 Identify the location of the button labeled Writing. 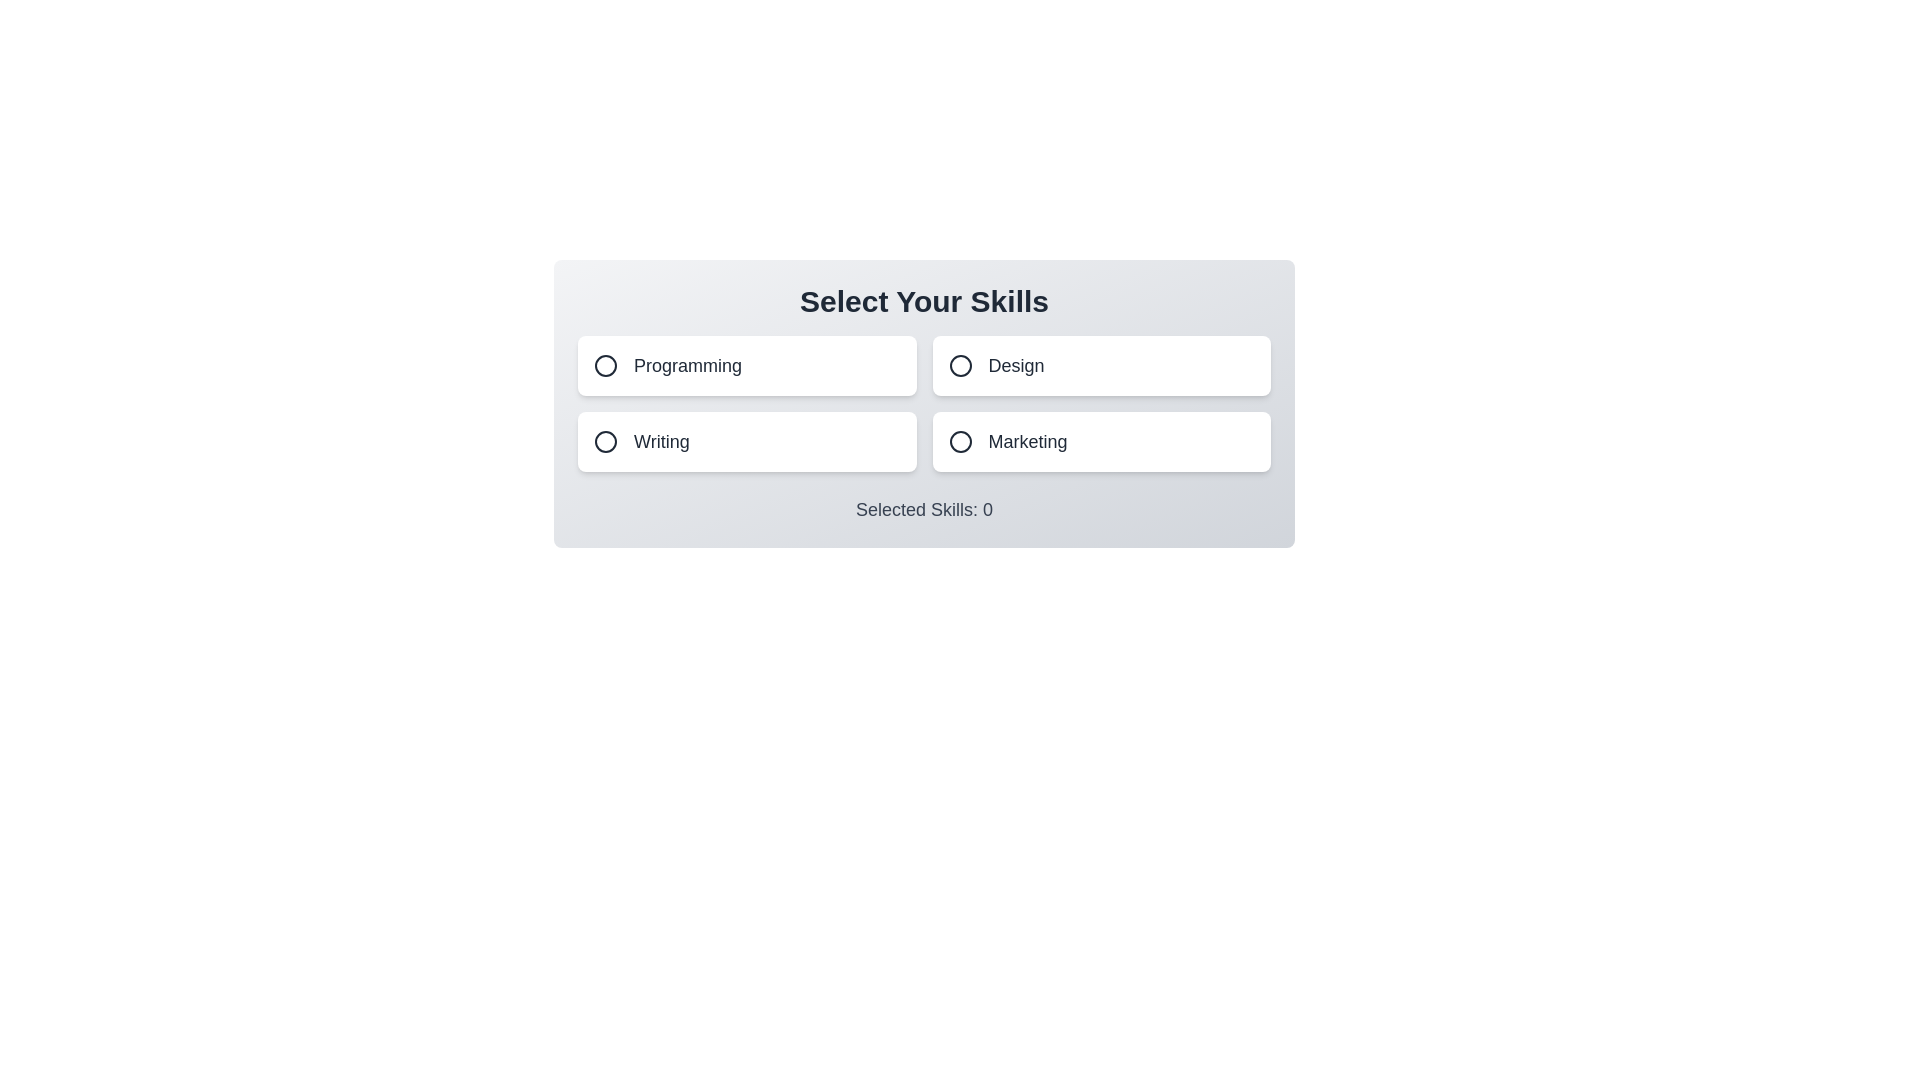
(746, 441).